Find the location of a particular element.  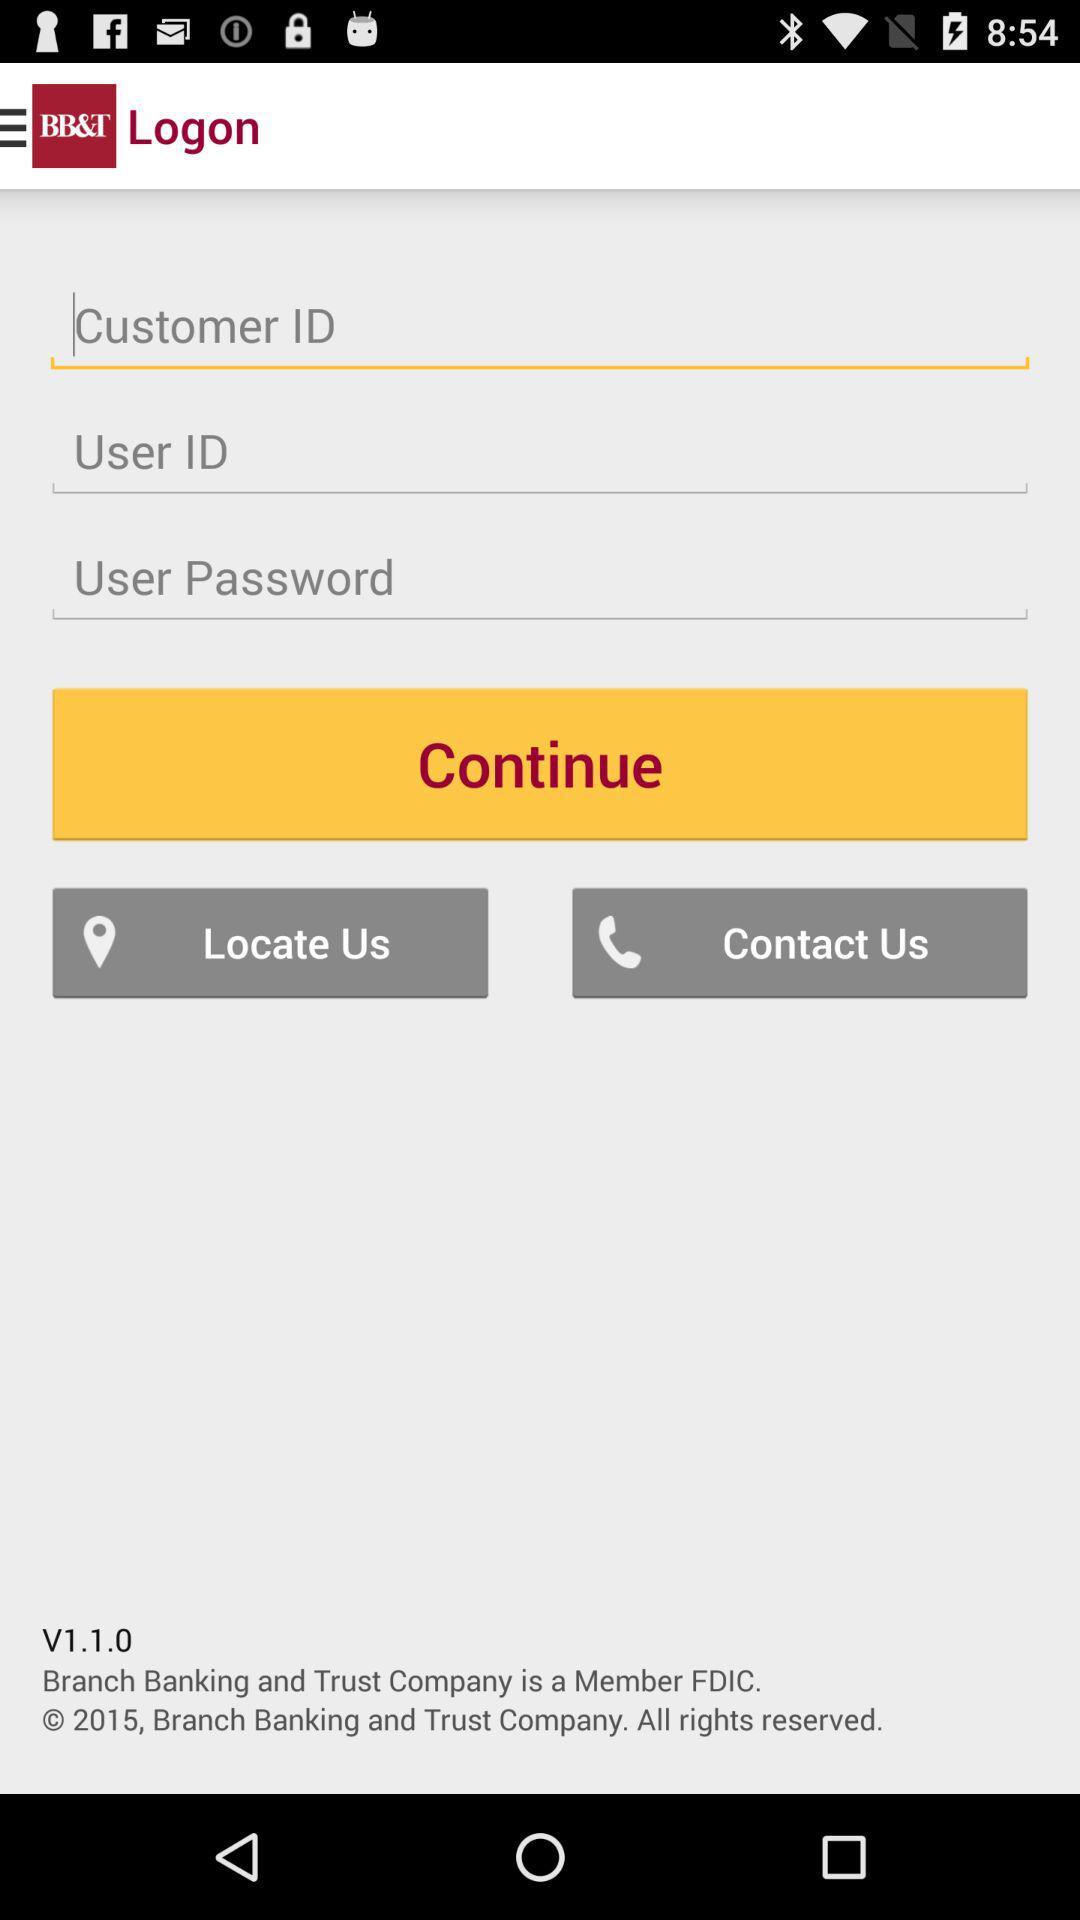

the locate us is located at coordinates (270, 941).